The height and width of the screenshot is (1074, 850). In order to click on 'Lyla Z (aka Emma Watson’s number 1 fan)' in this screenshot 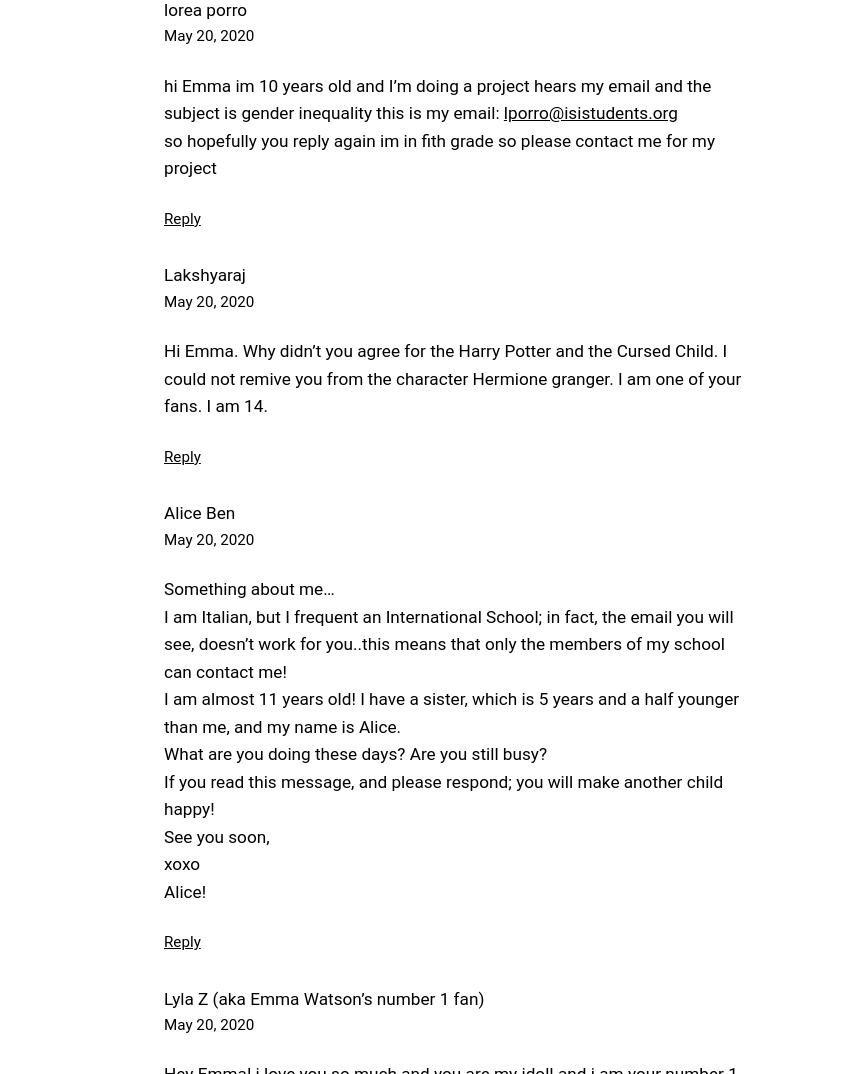, I will do `click(163, 996)`.